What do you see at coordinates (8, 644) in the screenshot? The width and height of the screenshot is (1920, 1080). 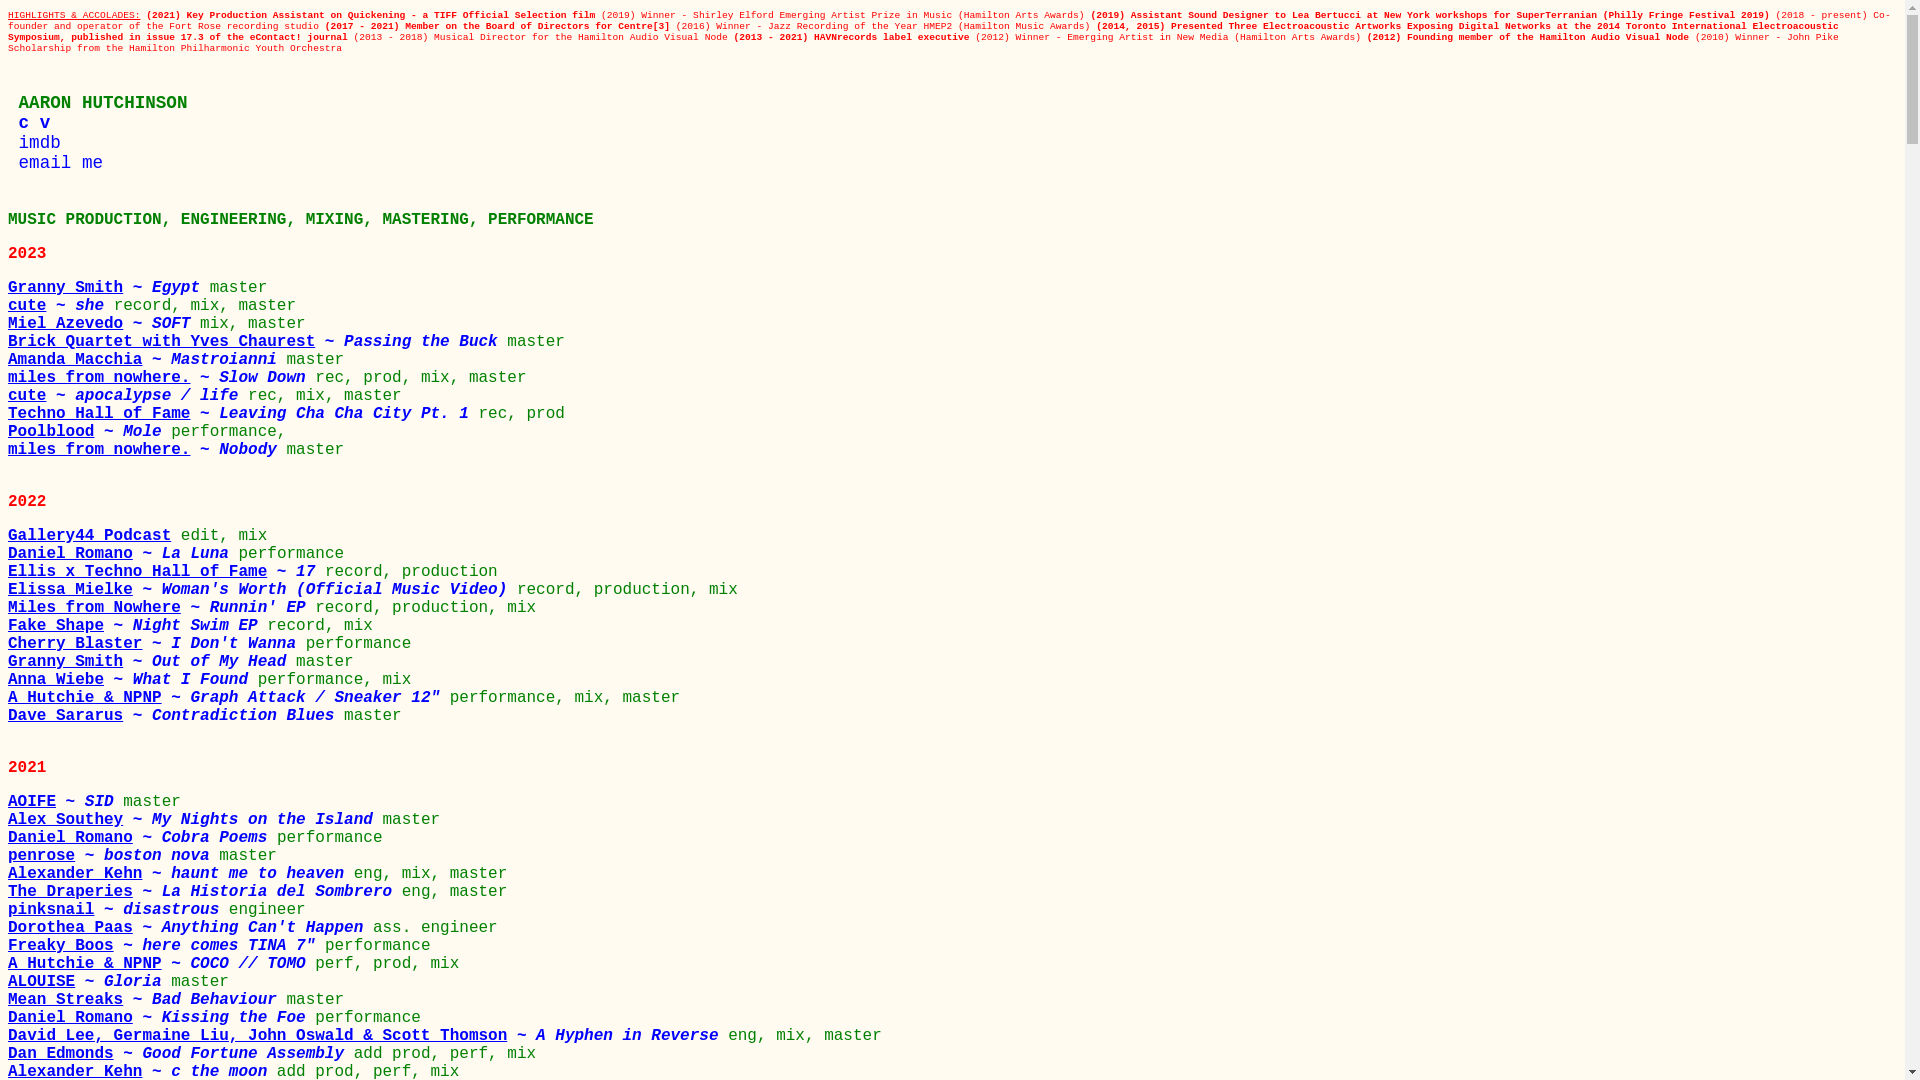 I see `'Cherry Blaster ~ I Don't Wanna'` at bounding box center [8, 644].